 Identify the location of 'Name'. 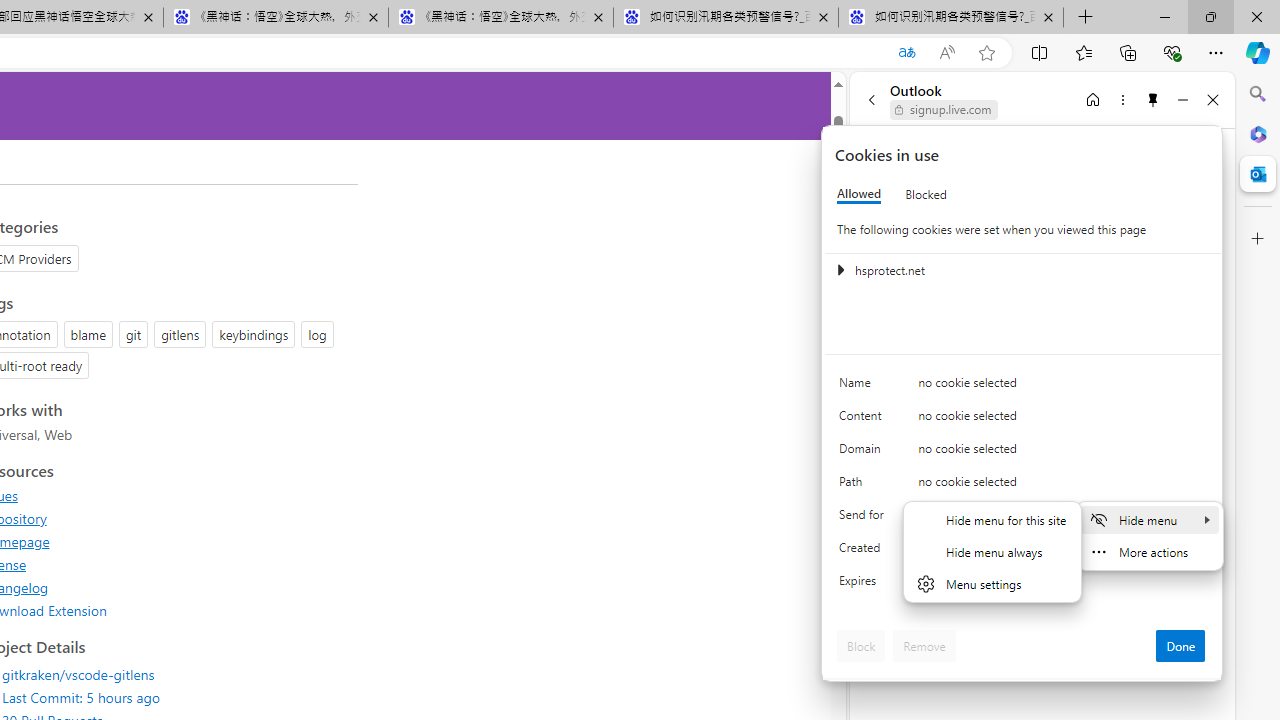
(865, 387).